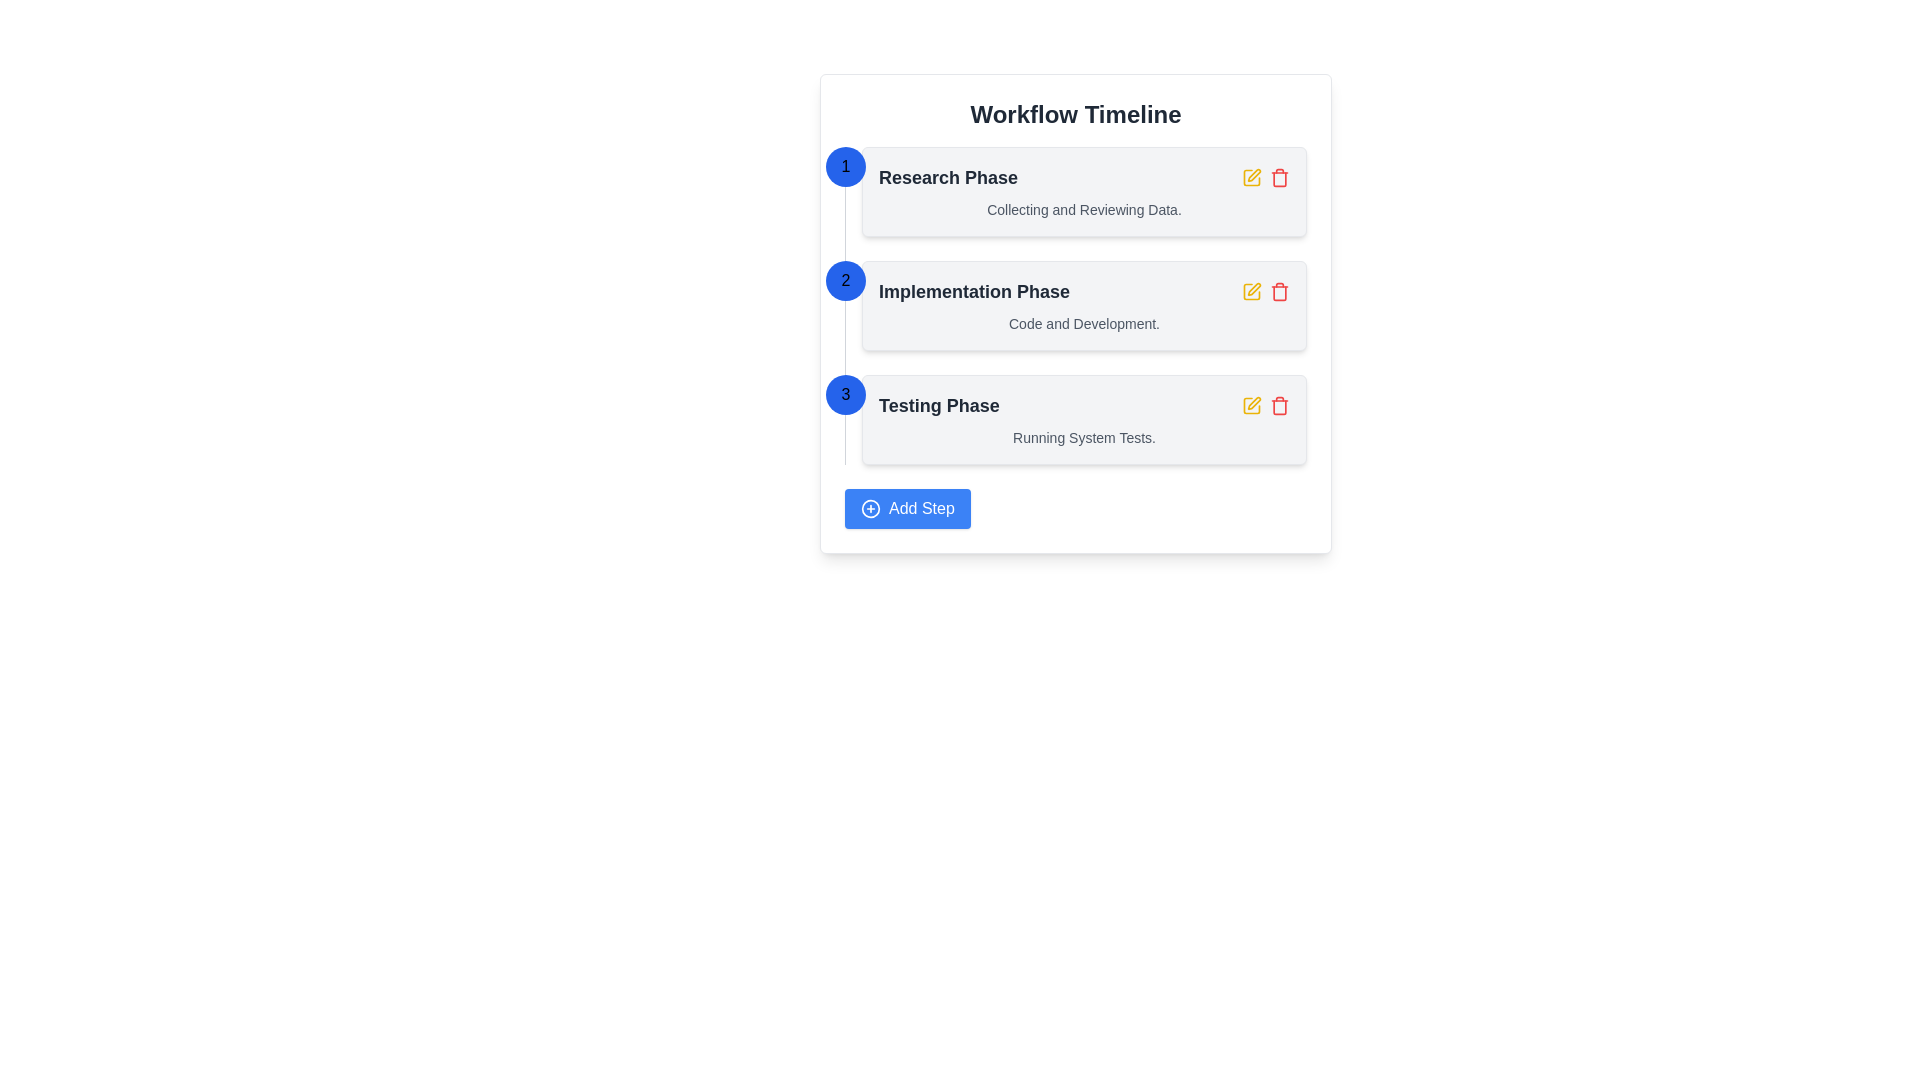 The image size is (1920, 1080). Describe the element at coordinates (845, 394) in the screenshot. I see `the Step Indicator Icon marked with the number '3'` at that location.